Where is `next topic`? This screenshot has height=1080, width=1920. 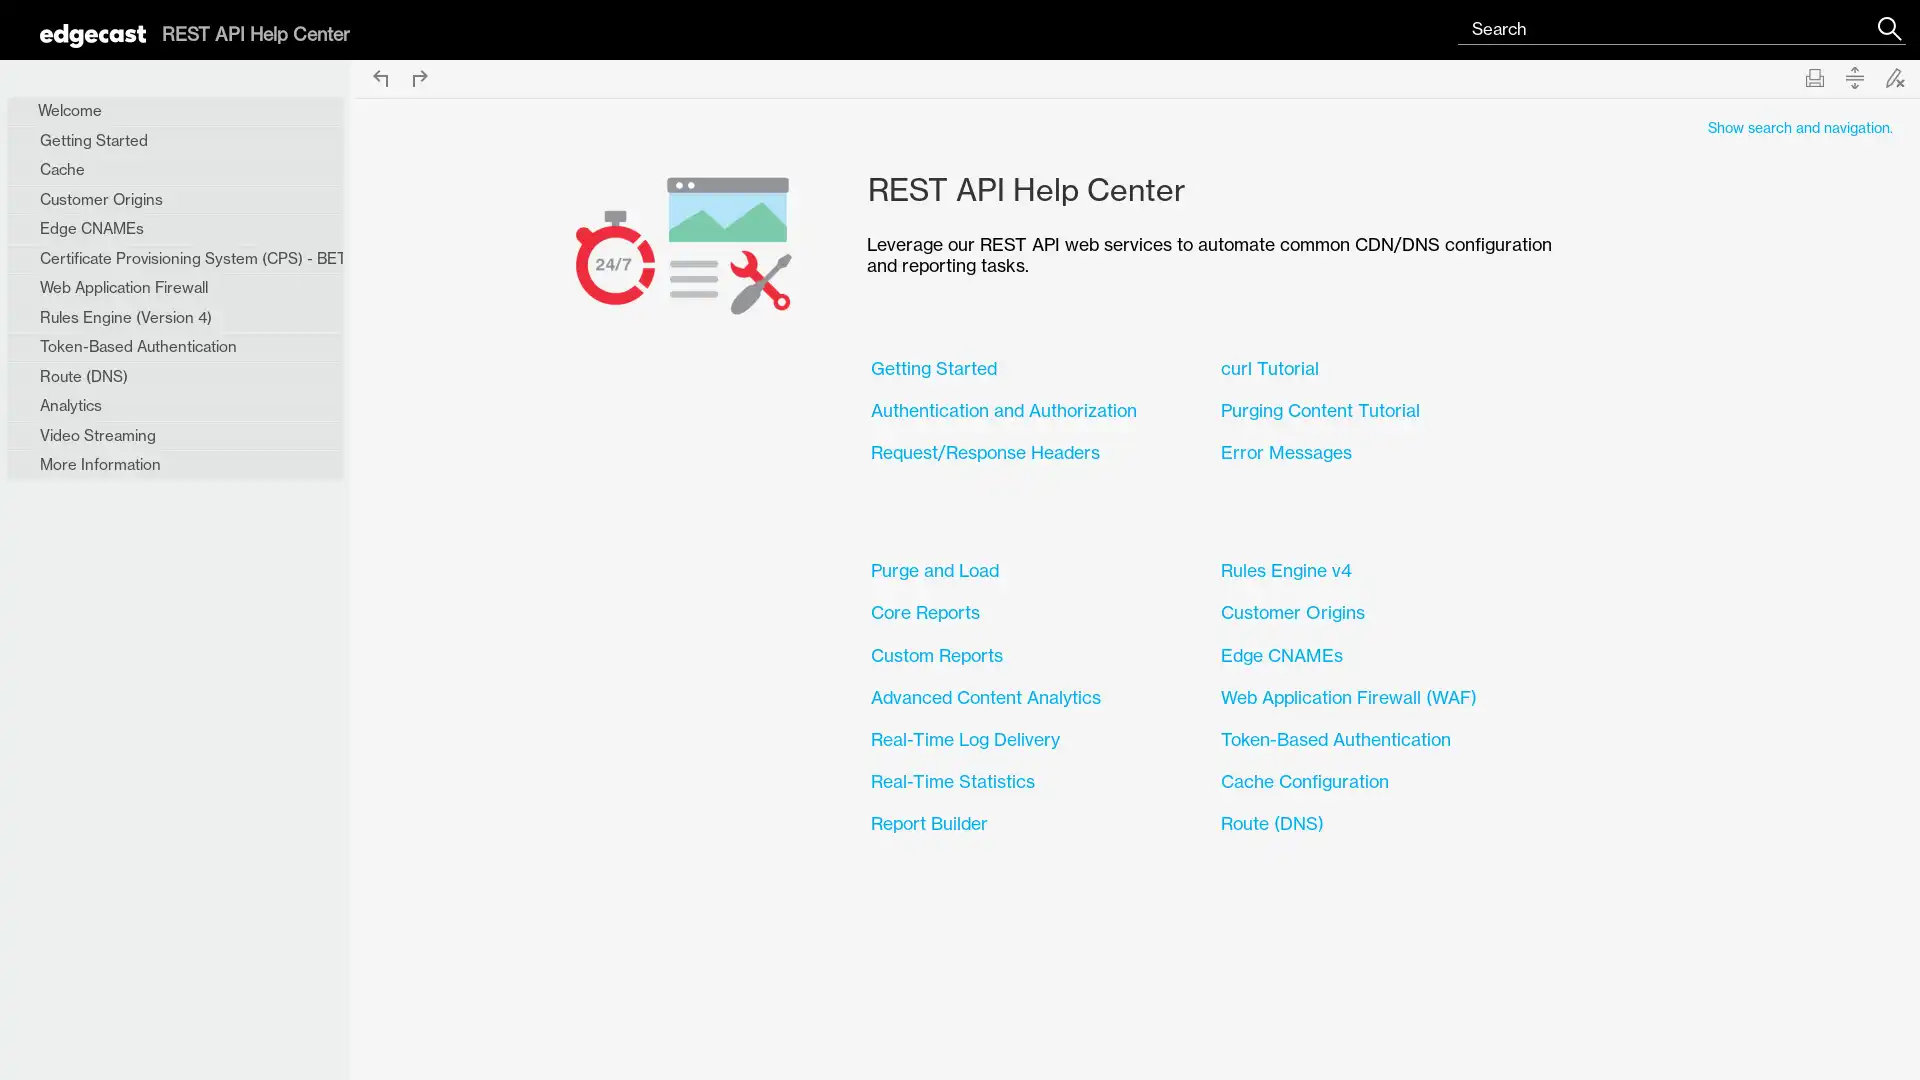 next topic is located at coordinates (419, 76).